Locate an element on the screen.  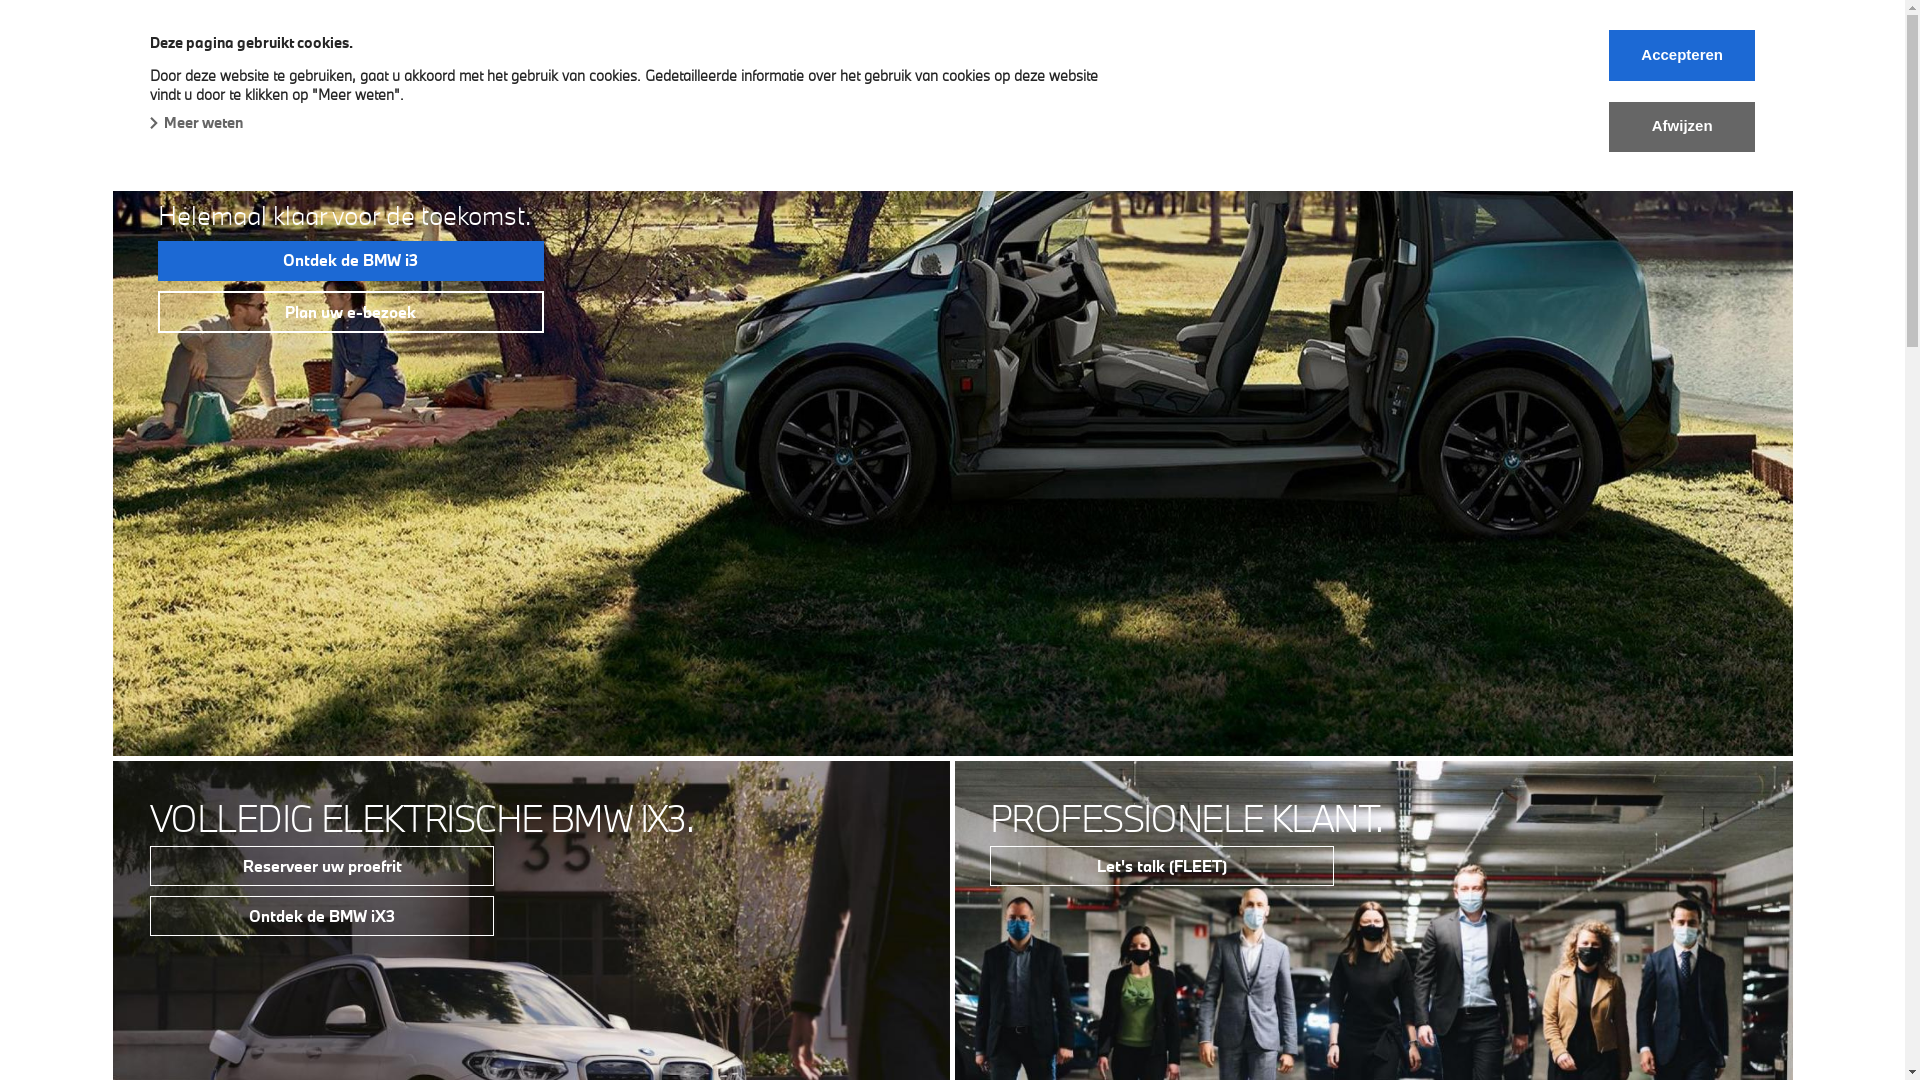
'Meer weten' is located at coordinates (148, 122).